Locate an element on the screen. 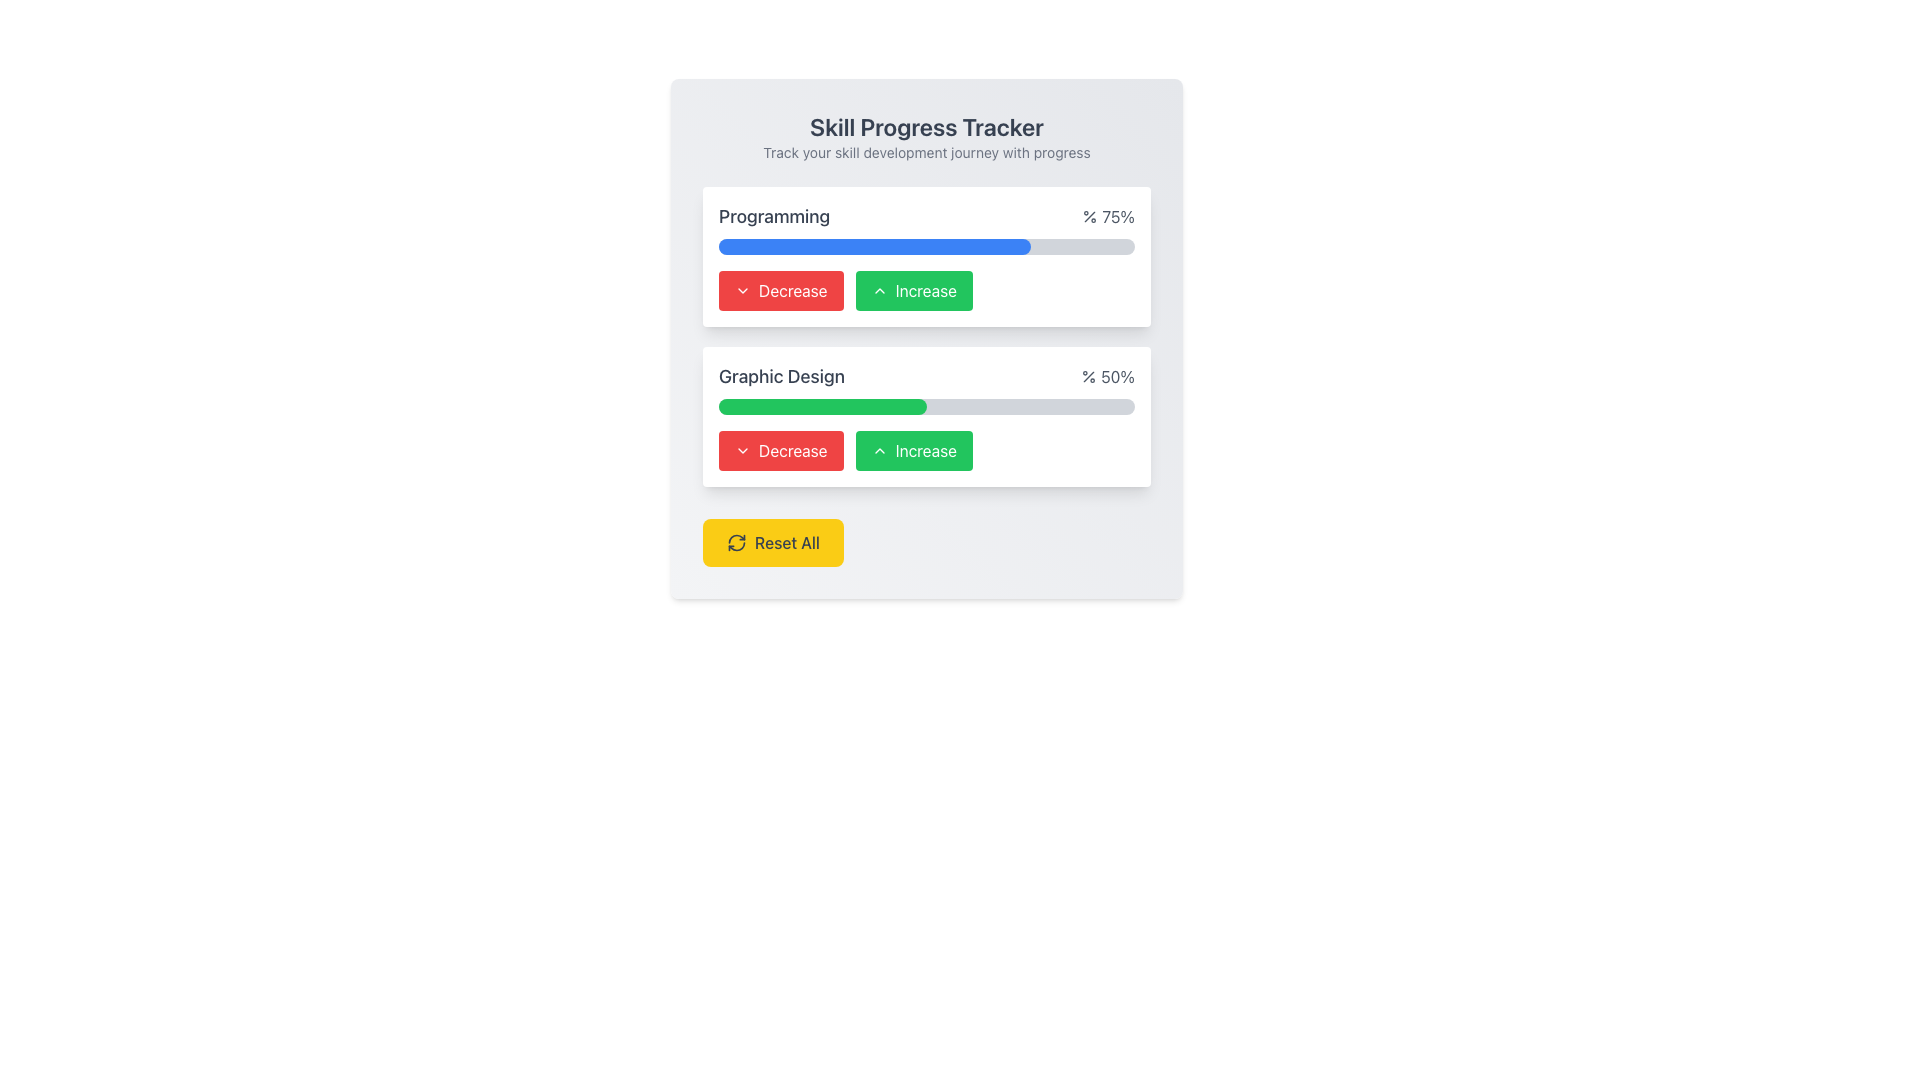 The image size is (1920, 1080). the 'Programming' text label located at the top left of the progress tracking section is located at coordinates (773, 216).